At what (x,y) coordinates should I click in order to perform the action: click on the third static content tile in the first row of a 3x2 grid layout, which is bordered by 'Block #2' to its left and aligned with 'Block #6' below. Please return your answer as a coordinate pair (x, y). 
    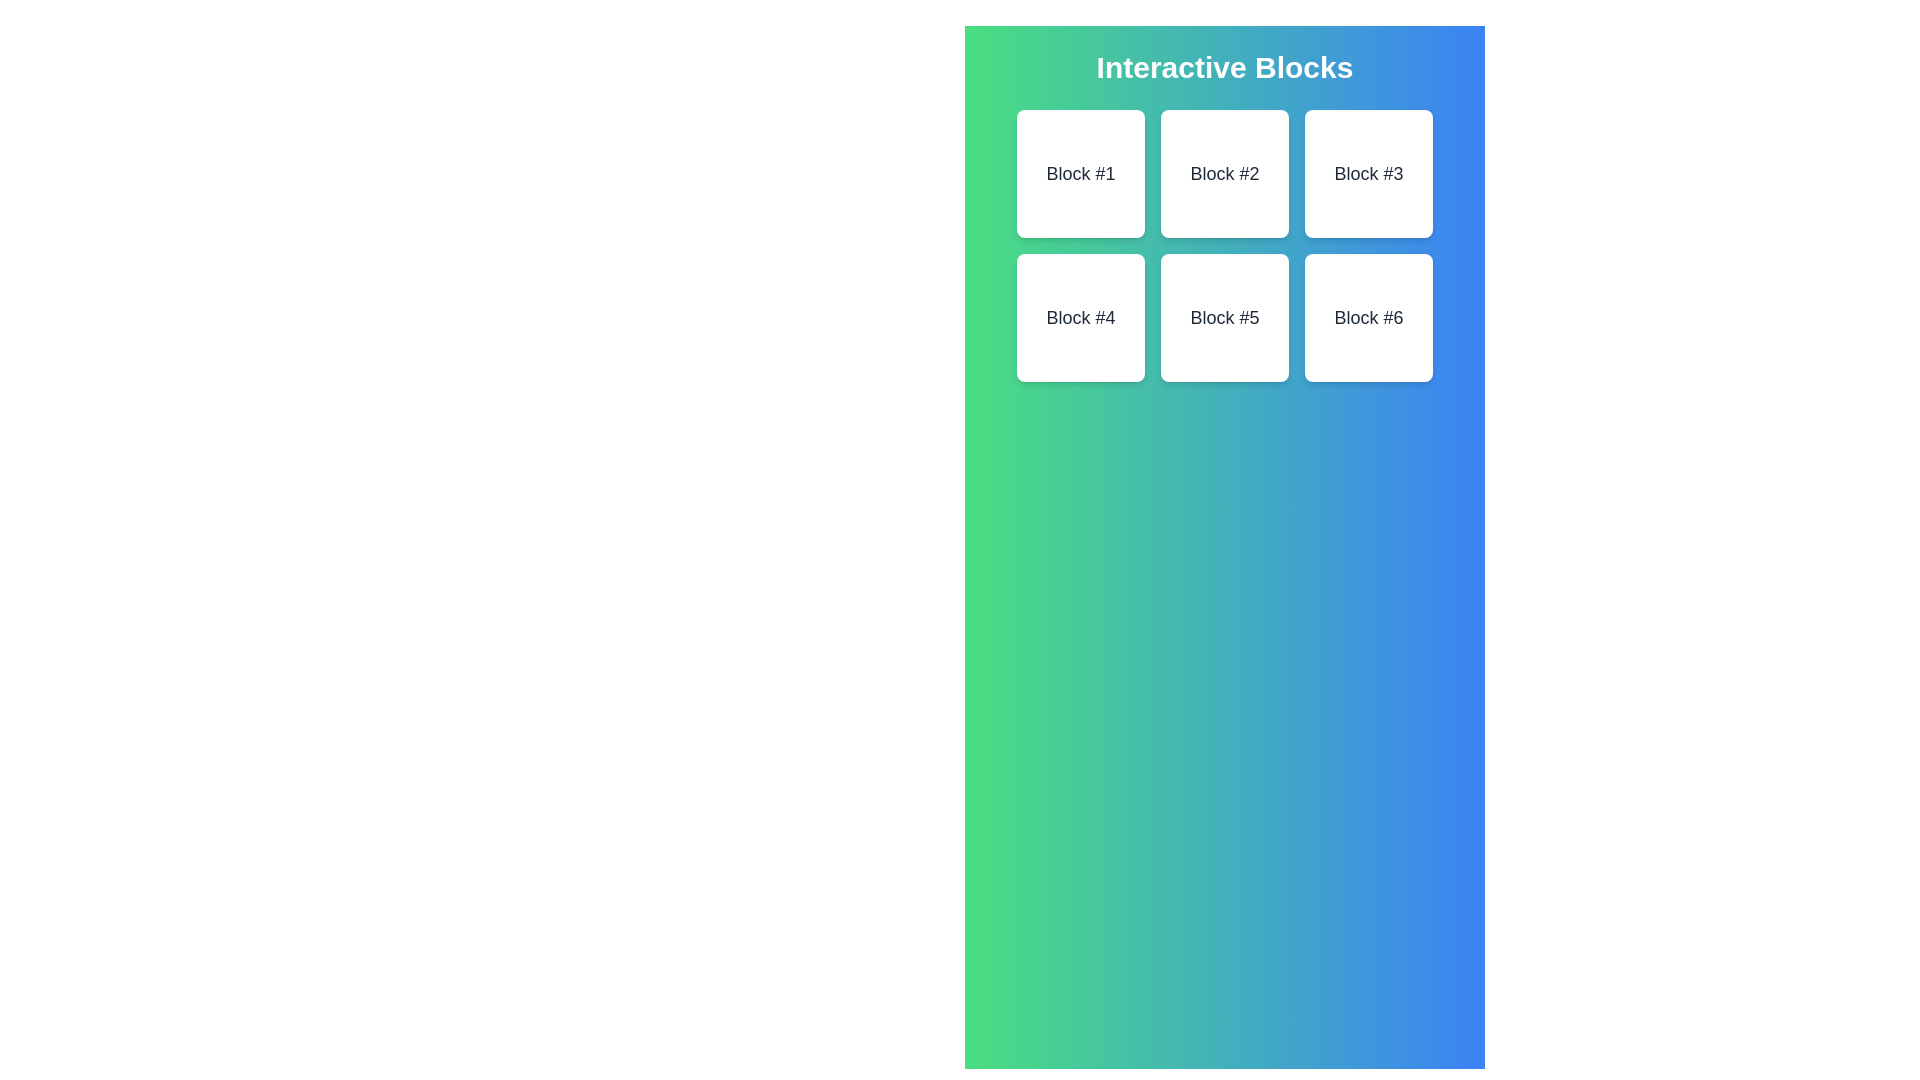
    Looking at the image, I should click on (1367, 172).